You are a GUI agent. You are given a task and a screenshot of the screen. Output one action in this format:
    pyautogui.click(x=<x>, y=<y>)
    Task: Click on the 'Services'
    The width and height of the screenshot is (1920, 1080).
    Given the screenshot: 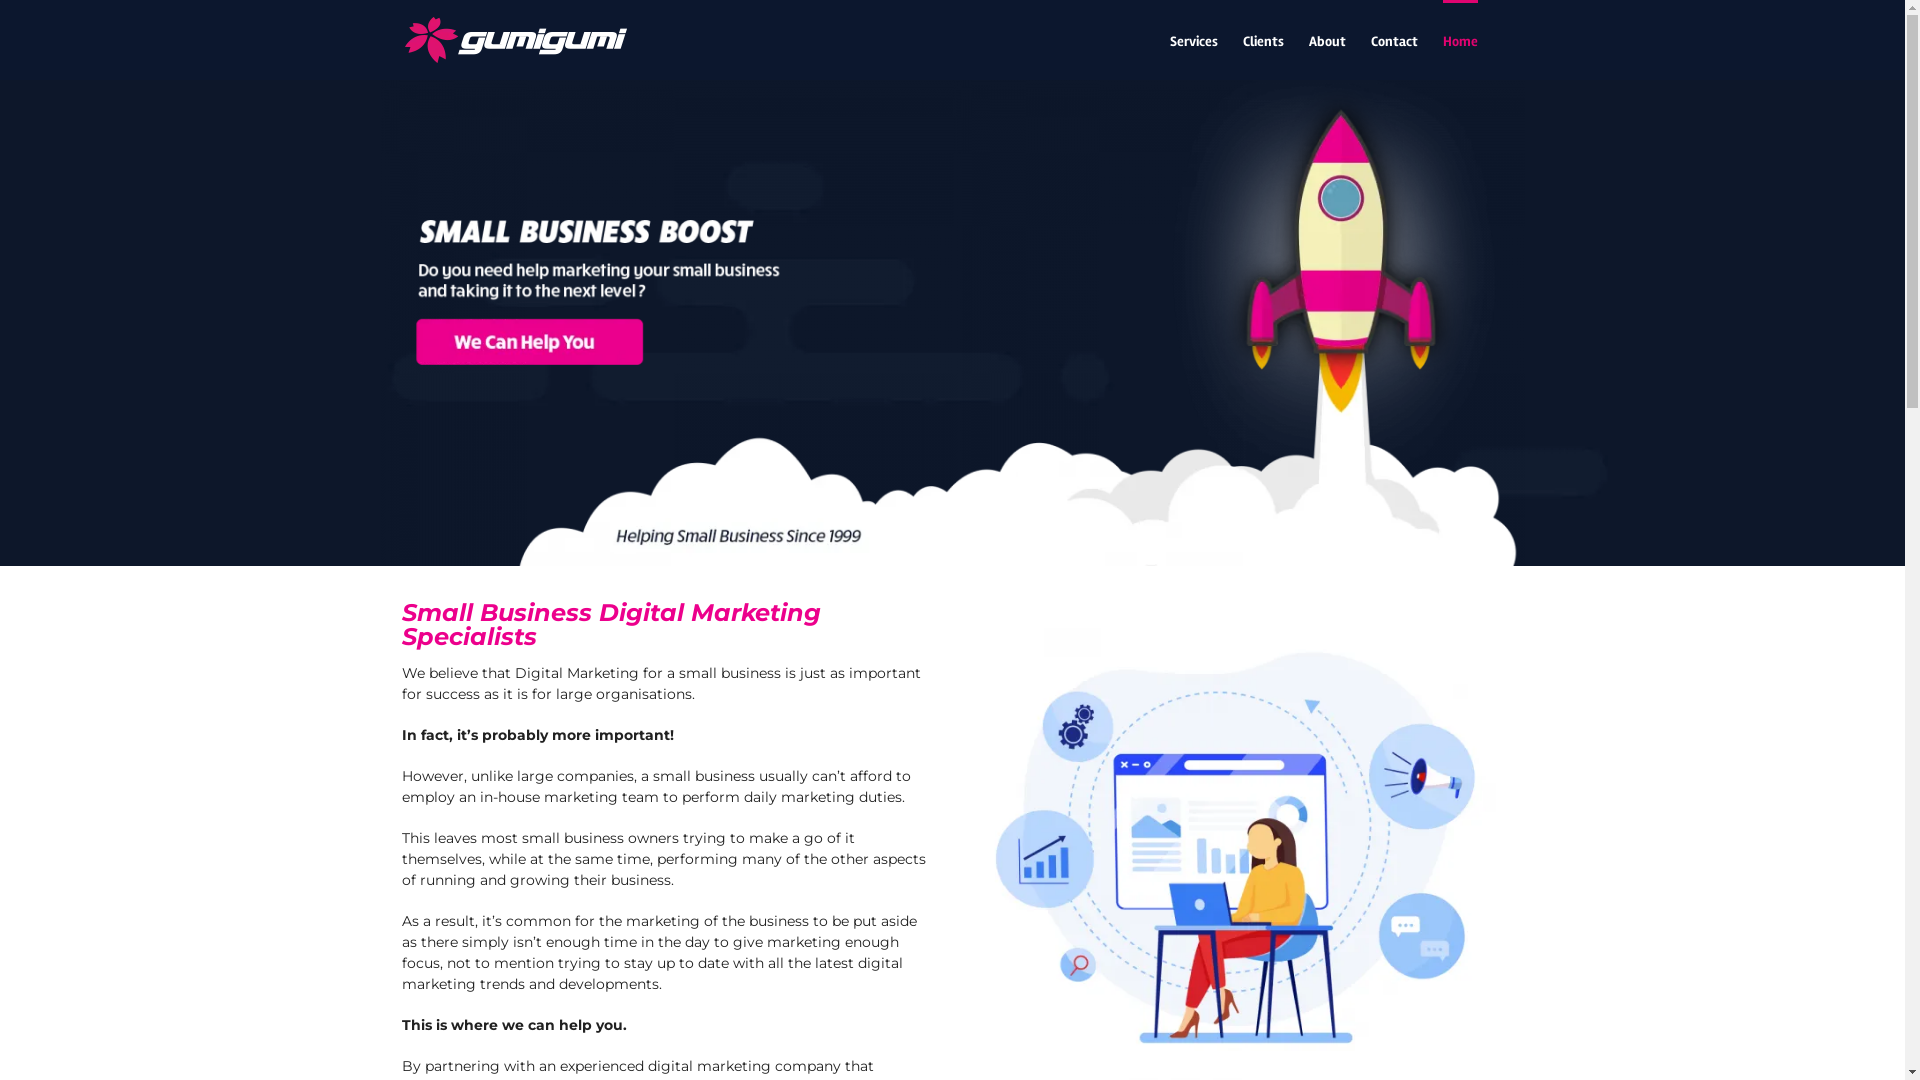 What is the action you would take?
    pyautogui.click(x=1194, y=39)
    